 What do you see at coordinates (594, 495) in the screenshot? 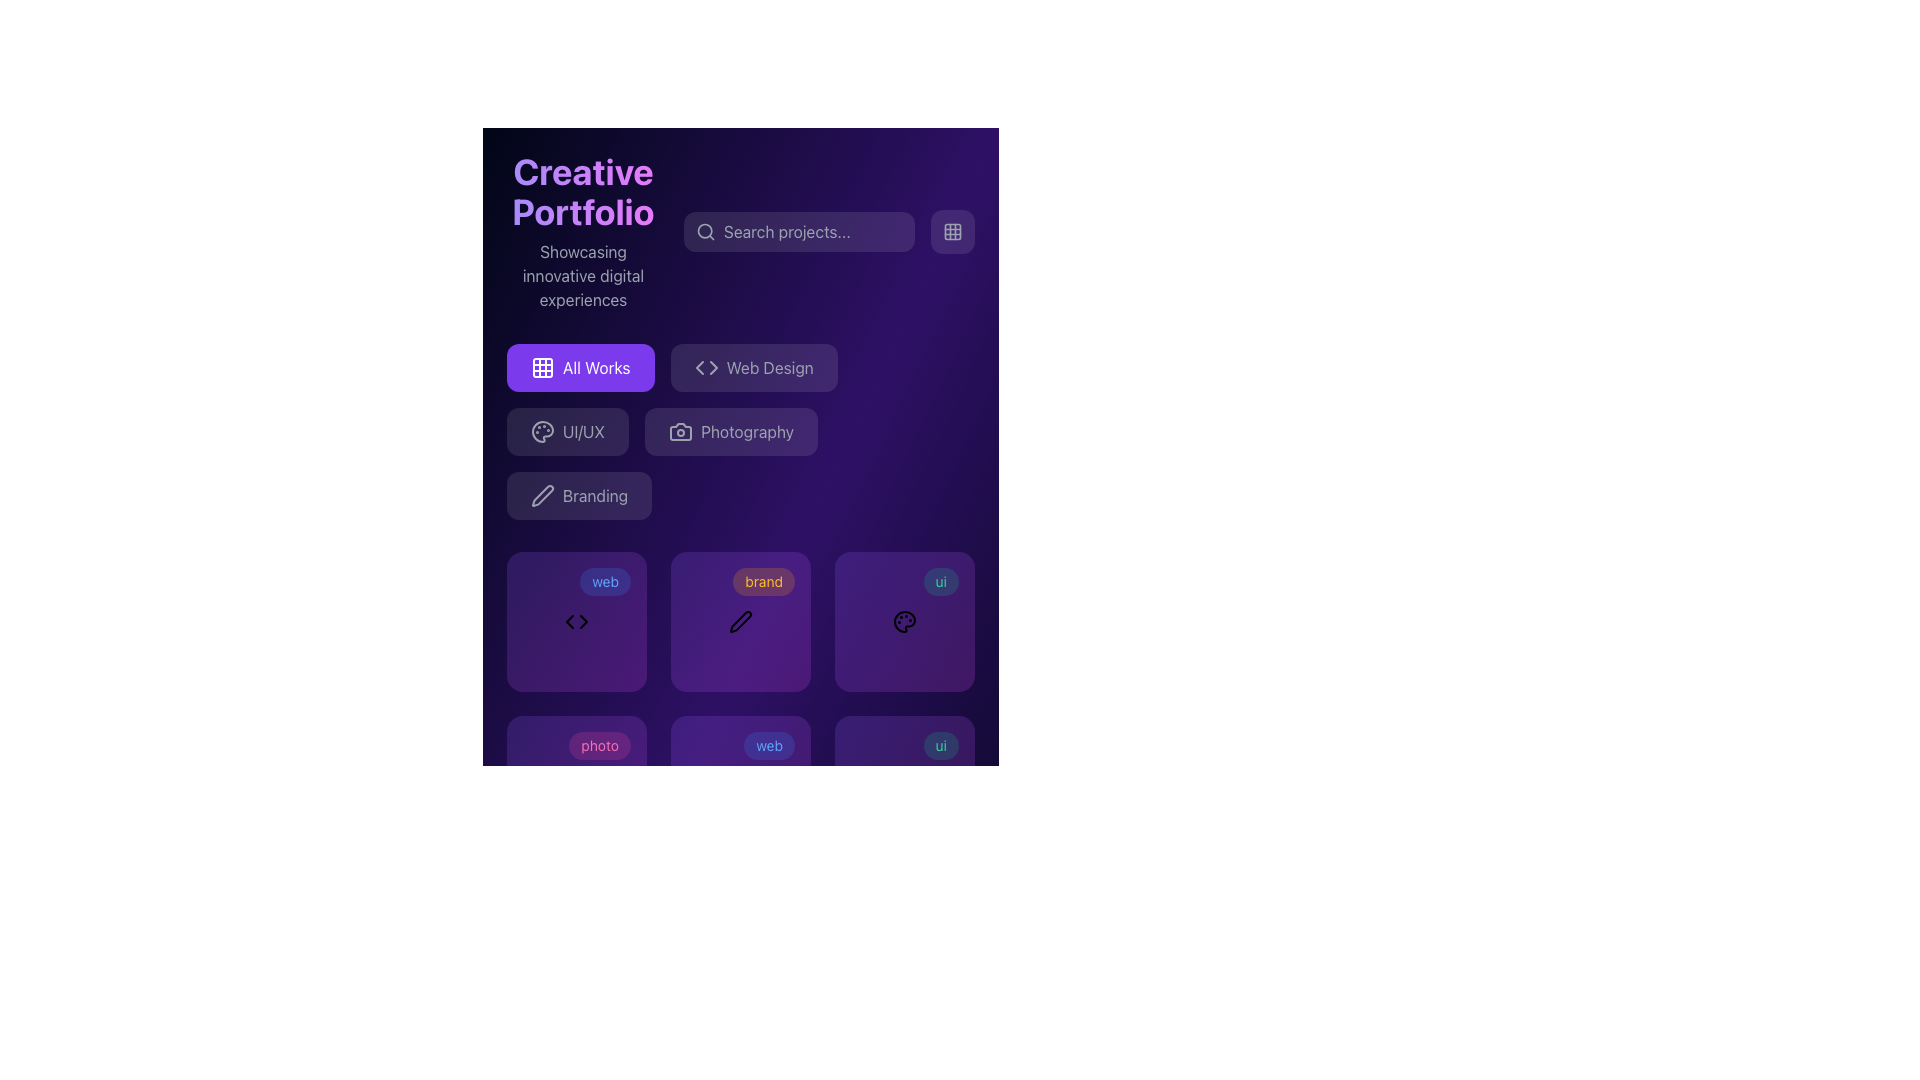
I see `the text label 'Branding' displayed in light color against a darker background, which is part of a button next to a pen icon` at bounding box center [594, 495].